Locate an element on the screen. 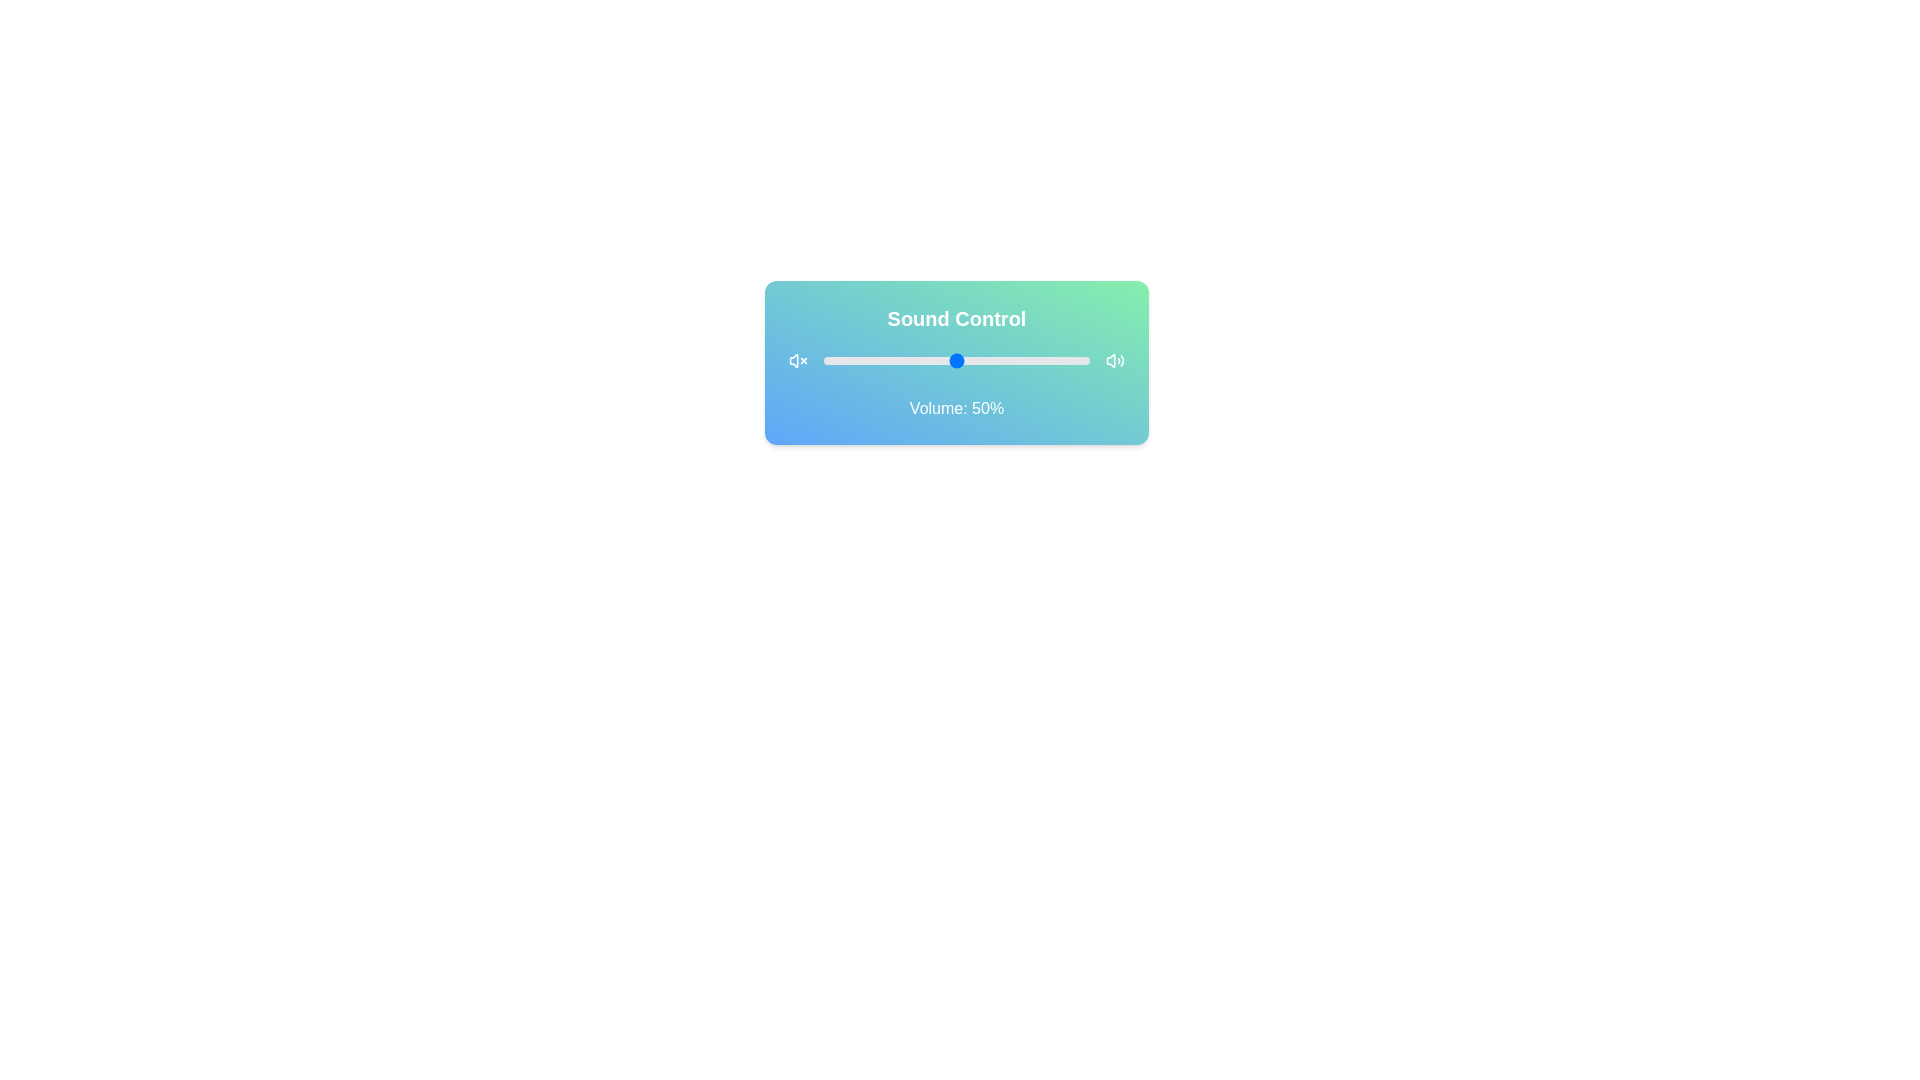 The width and height of the screenshot is (1920, 1080). the volume slider is located at coordinates (988, 361).